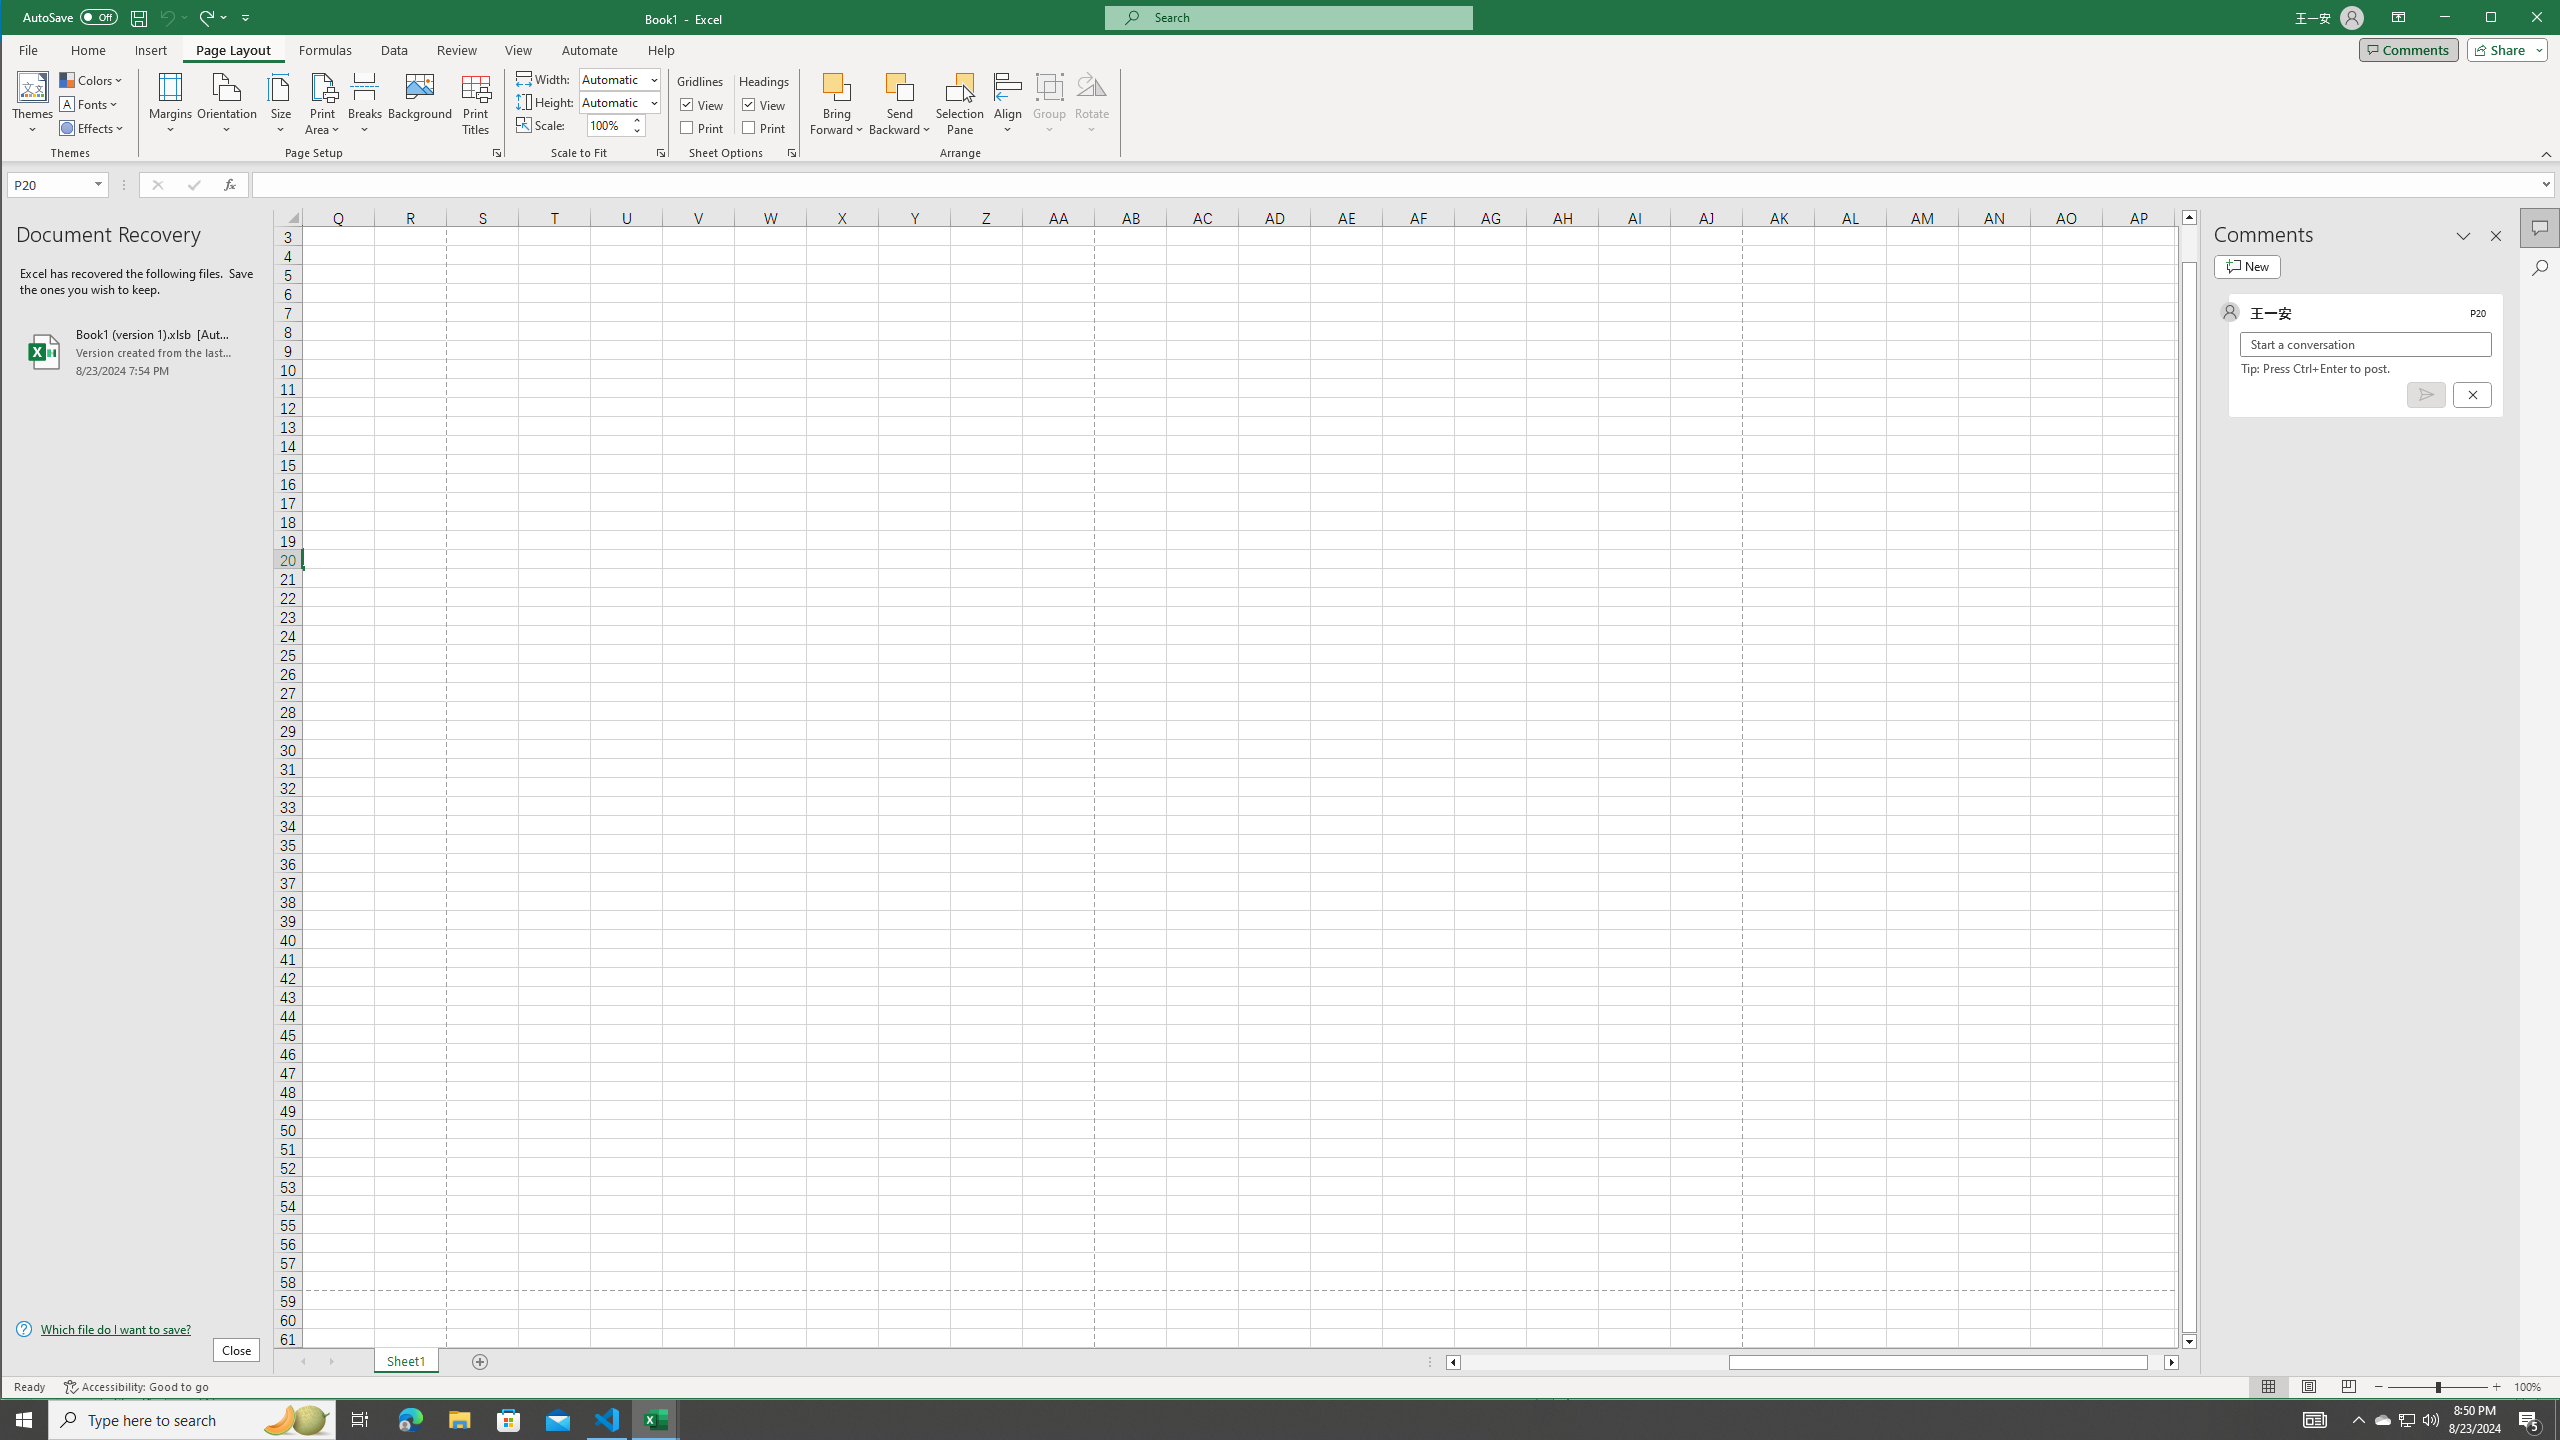  Describe the element at coordinates (607, 125) in the screenshot. I see `'Scale'` at that location.